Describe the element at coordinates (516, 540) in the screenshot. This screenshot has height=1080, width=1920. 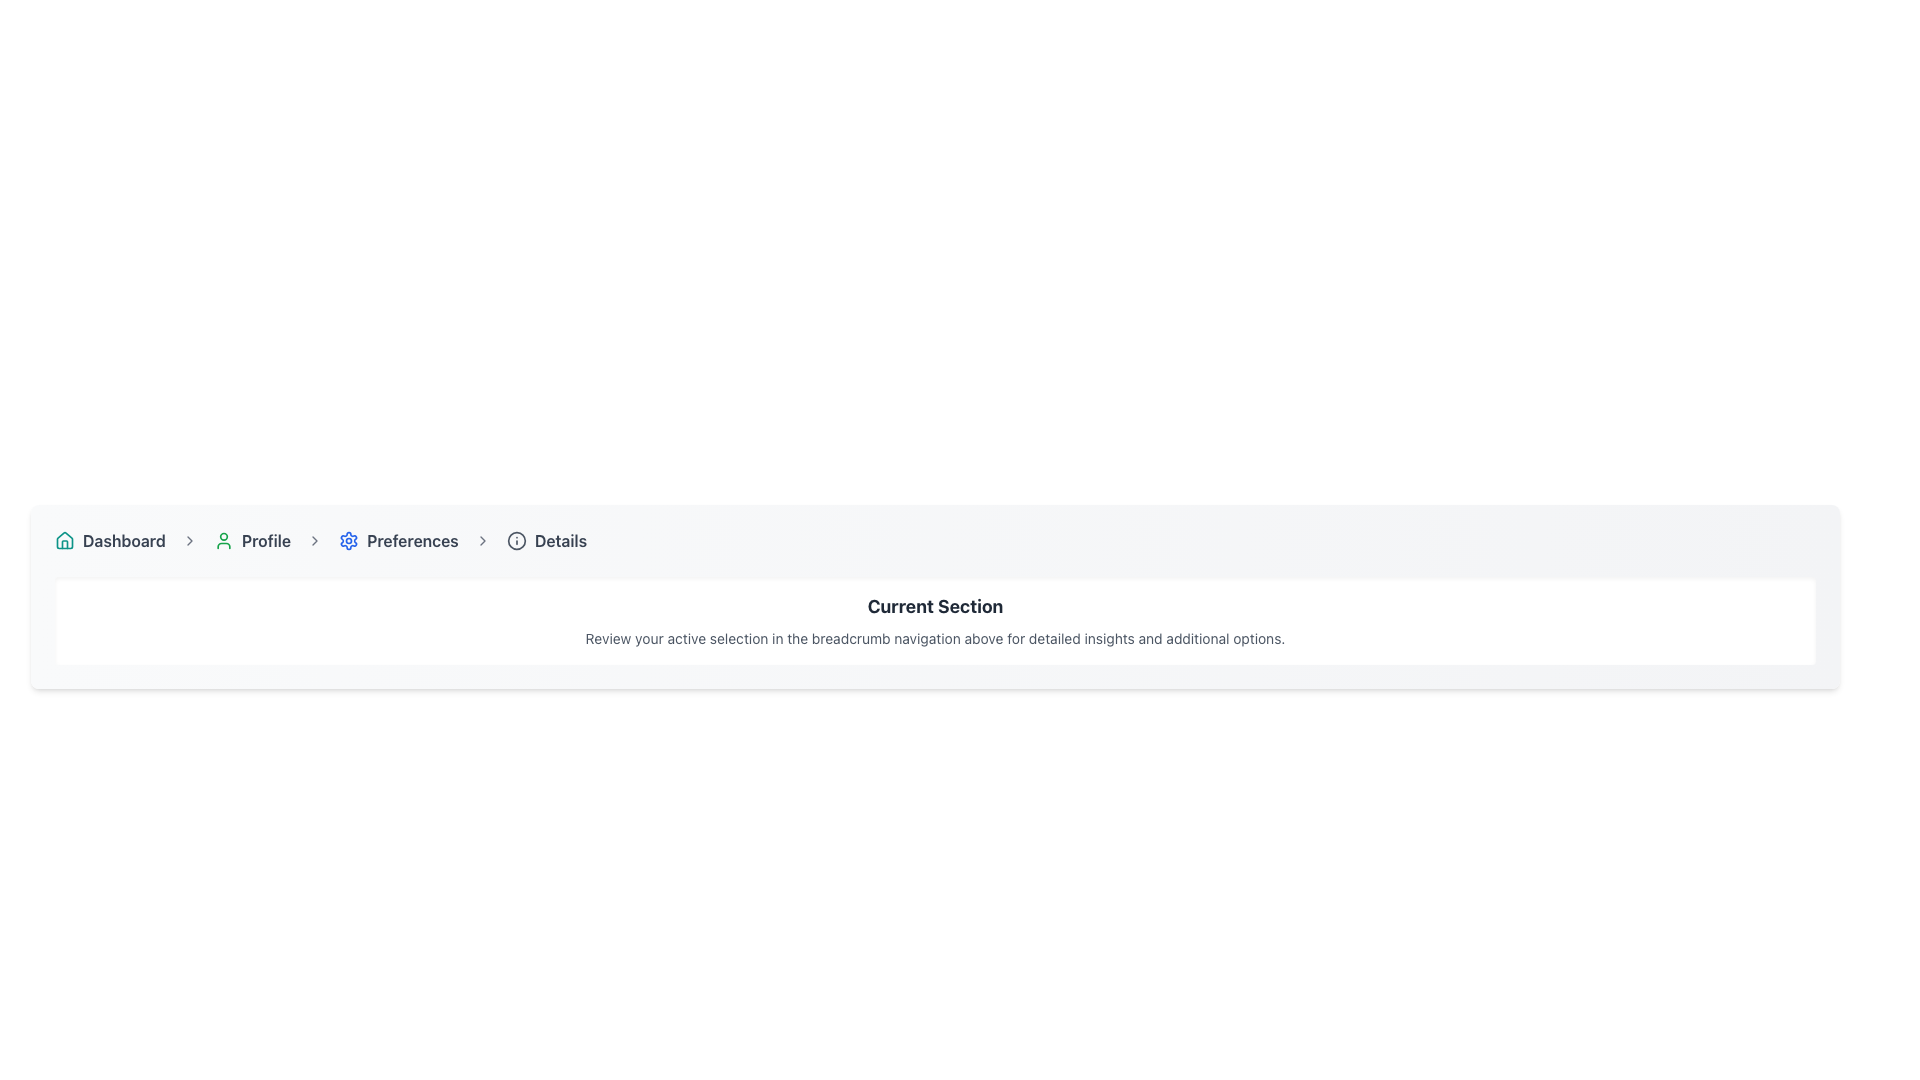
I see `the circular icon styled as part of the SVG graphic within the breadcrumb navigation, which represents an information symbol, to note its association with the details breadcrumb` at that location.